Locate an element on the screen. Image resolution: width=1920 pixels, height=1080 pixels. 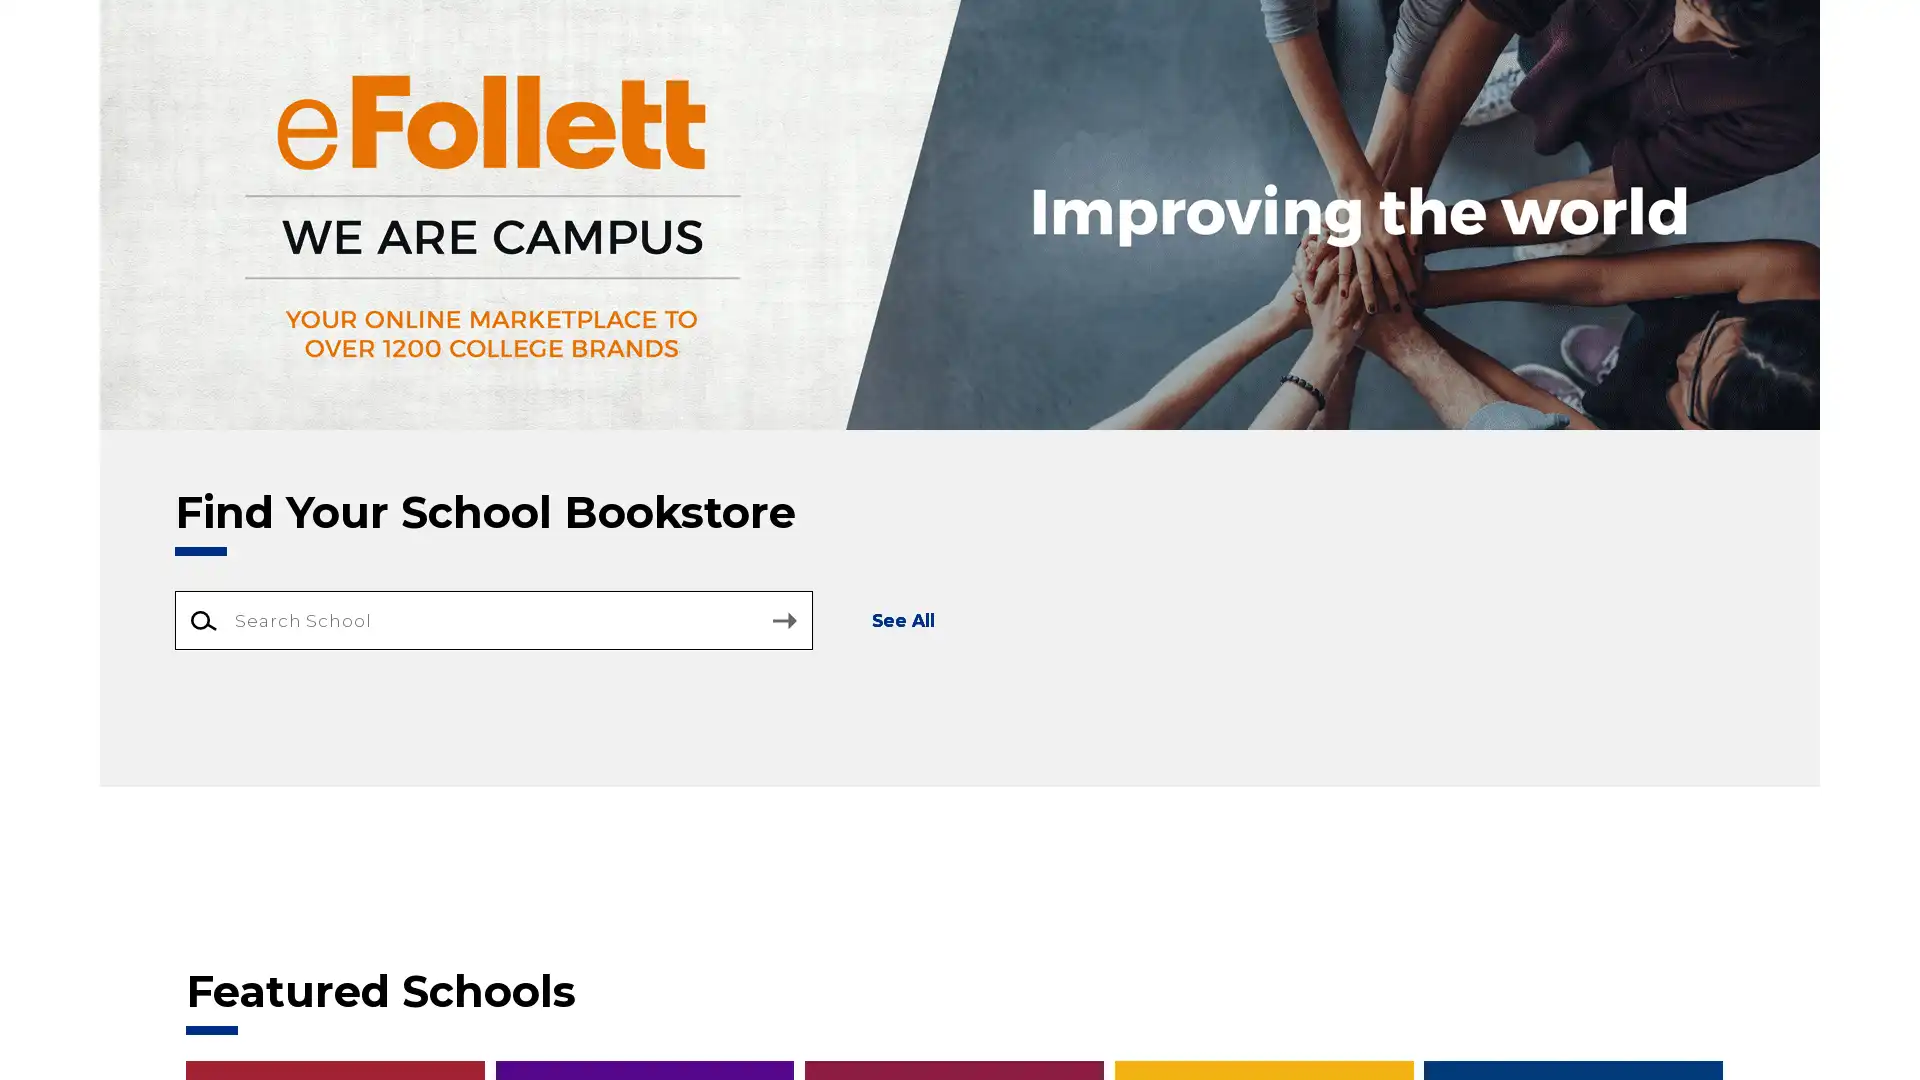
search is located at coordinates (783, 620).